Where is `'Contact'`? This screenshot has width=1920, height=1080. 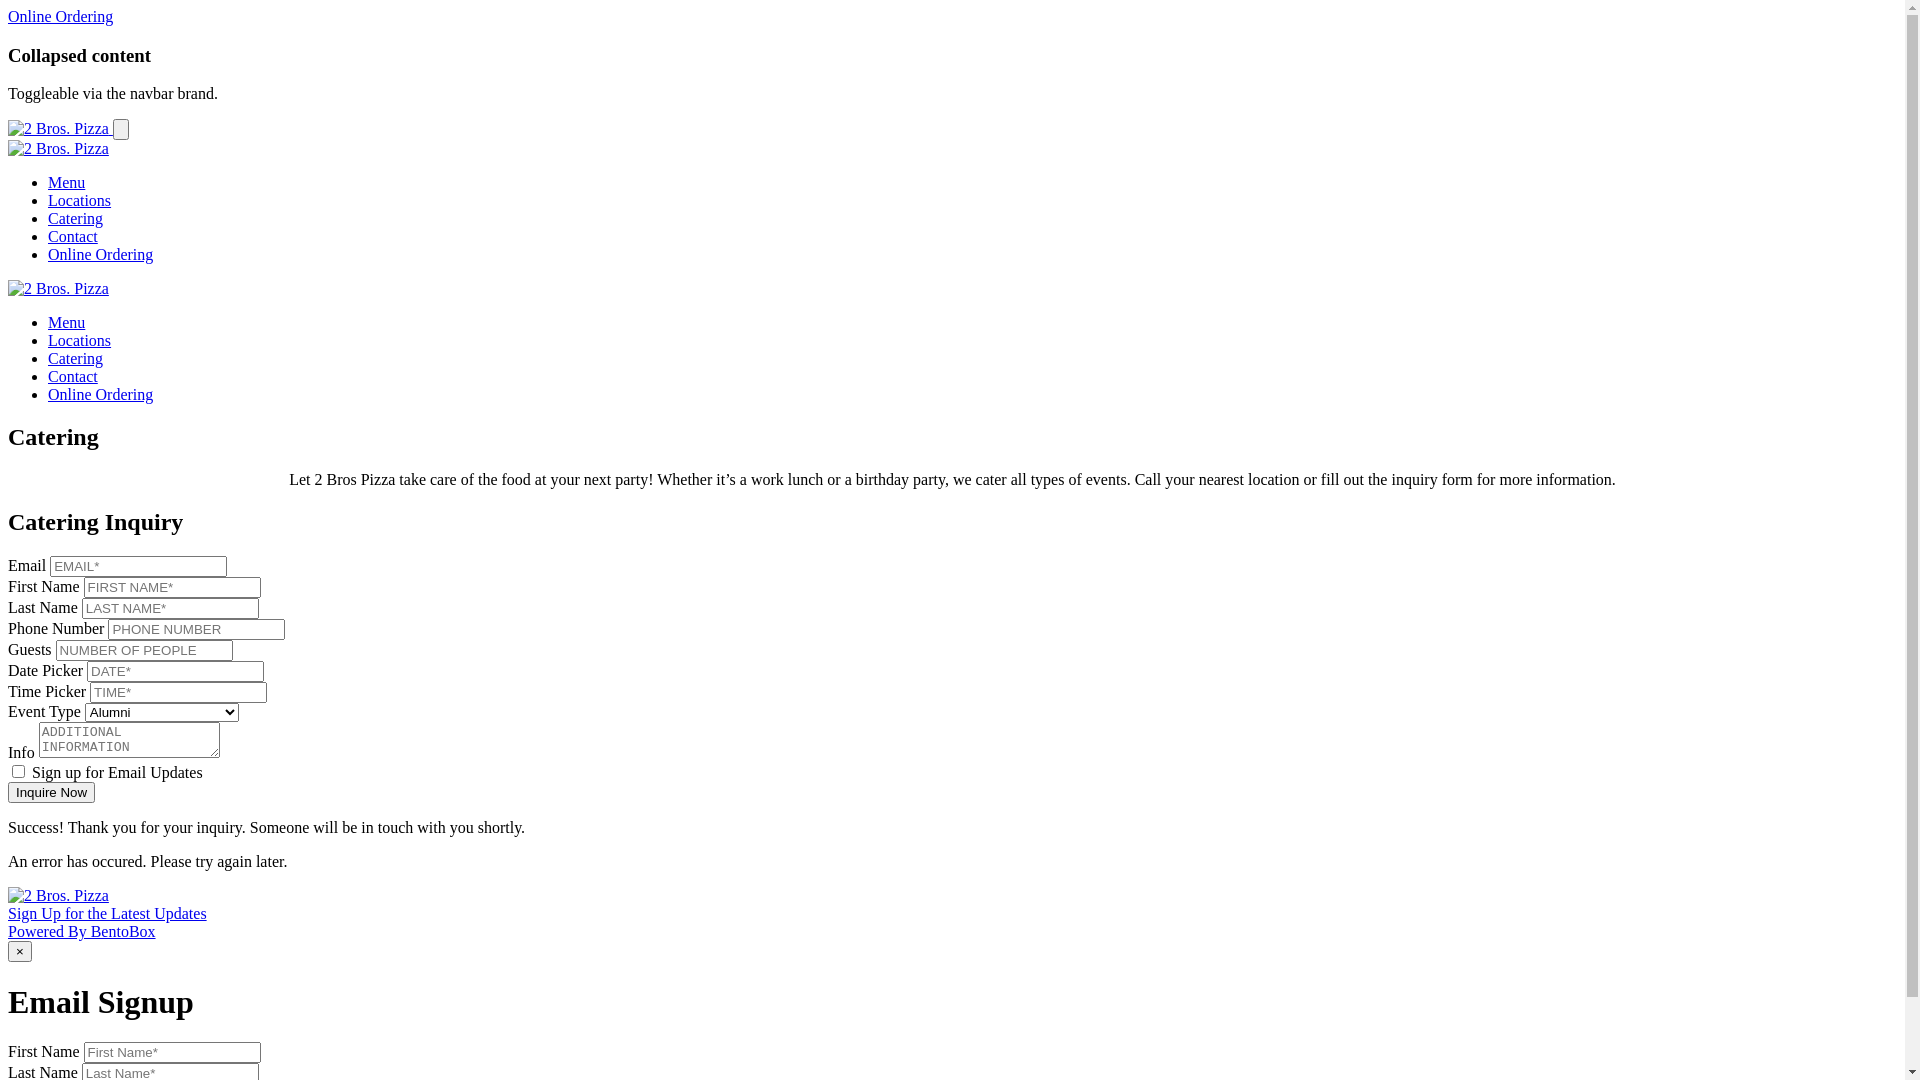
'Contact' is located at coordinates (72, 376).